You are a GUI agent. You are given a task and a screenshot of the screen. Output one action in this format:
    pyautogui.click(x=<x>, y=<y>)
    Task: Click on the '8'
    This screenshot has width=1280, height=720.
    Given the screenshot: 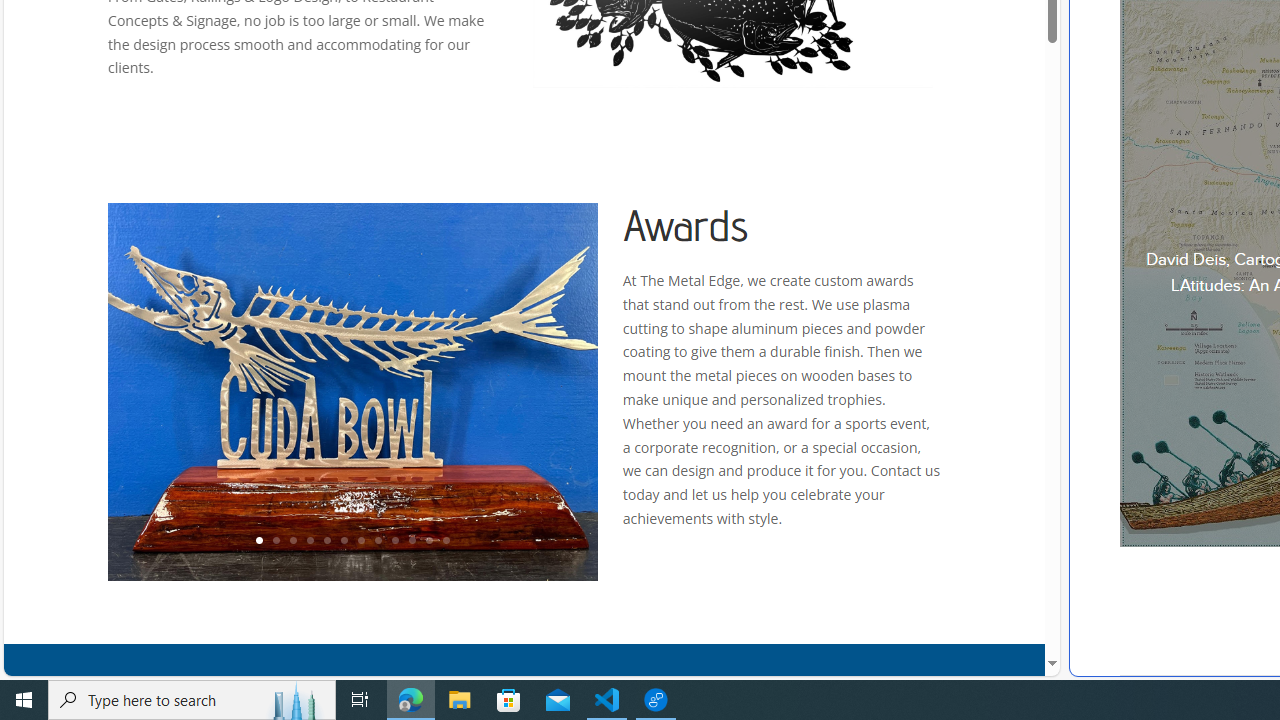 What is the action you would take?
    pyautogui.click(x=377, y=541)
    